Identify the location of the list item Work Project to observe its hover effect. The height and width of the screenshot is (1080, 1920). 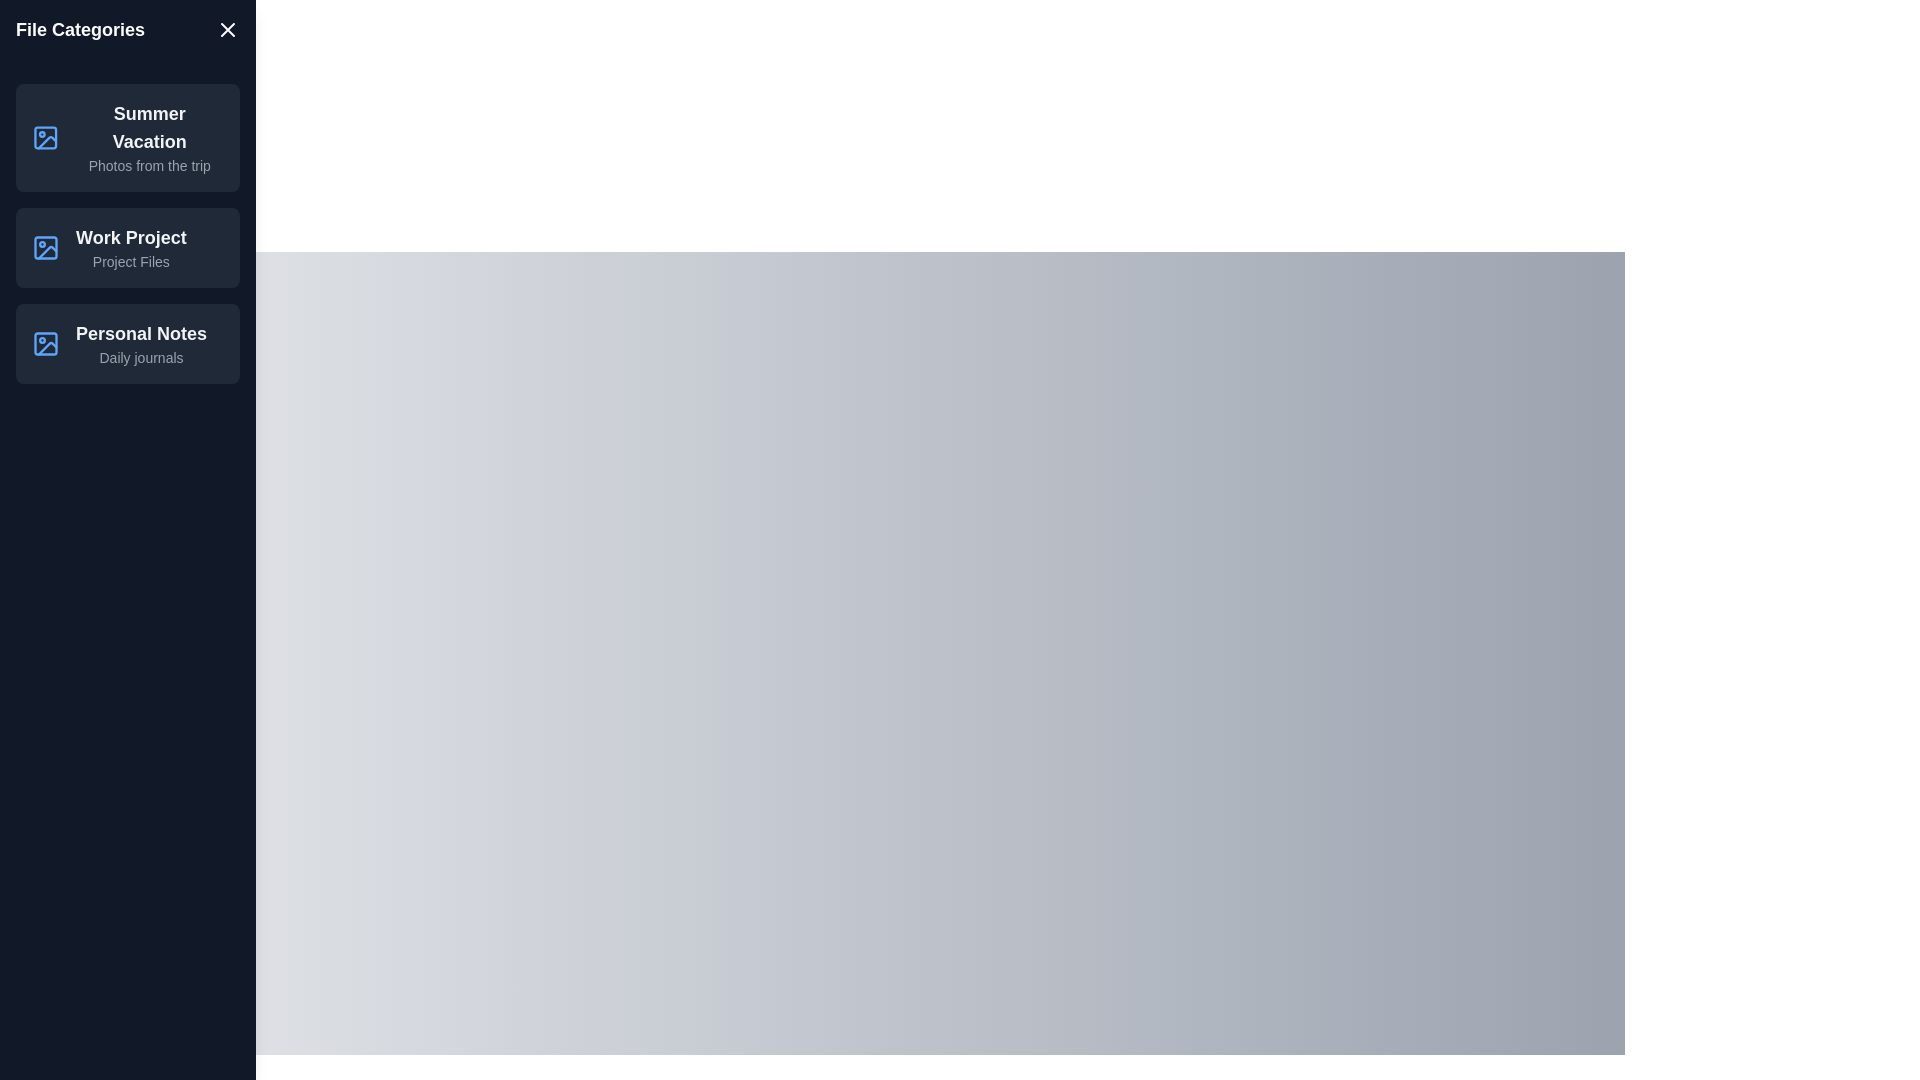
(127, 246).